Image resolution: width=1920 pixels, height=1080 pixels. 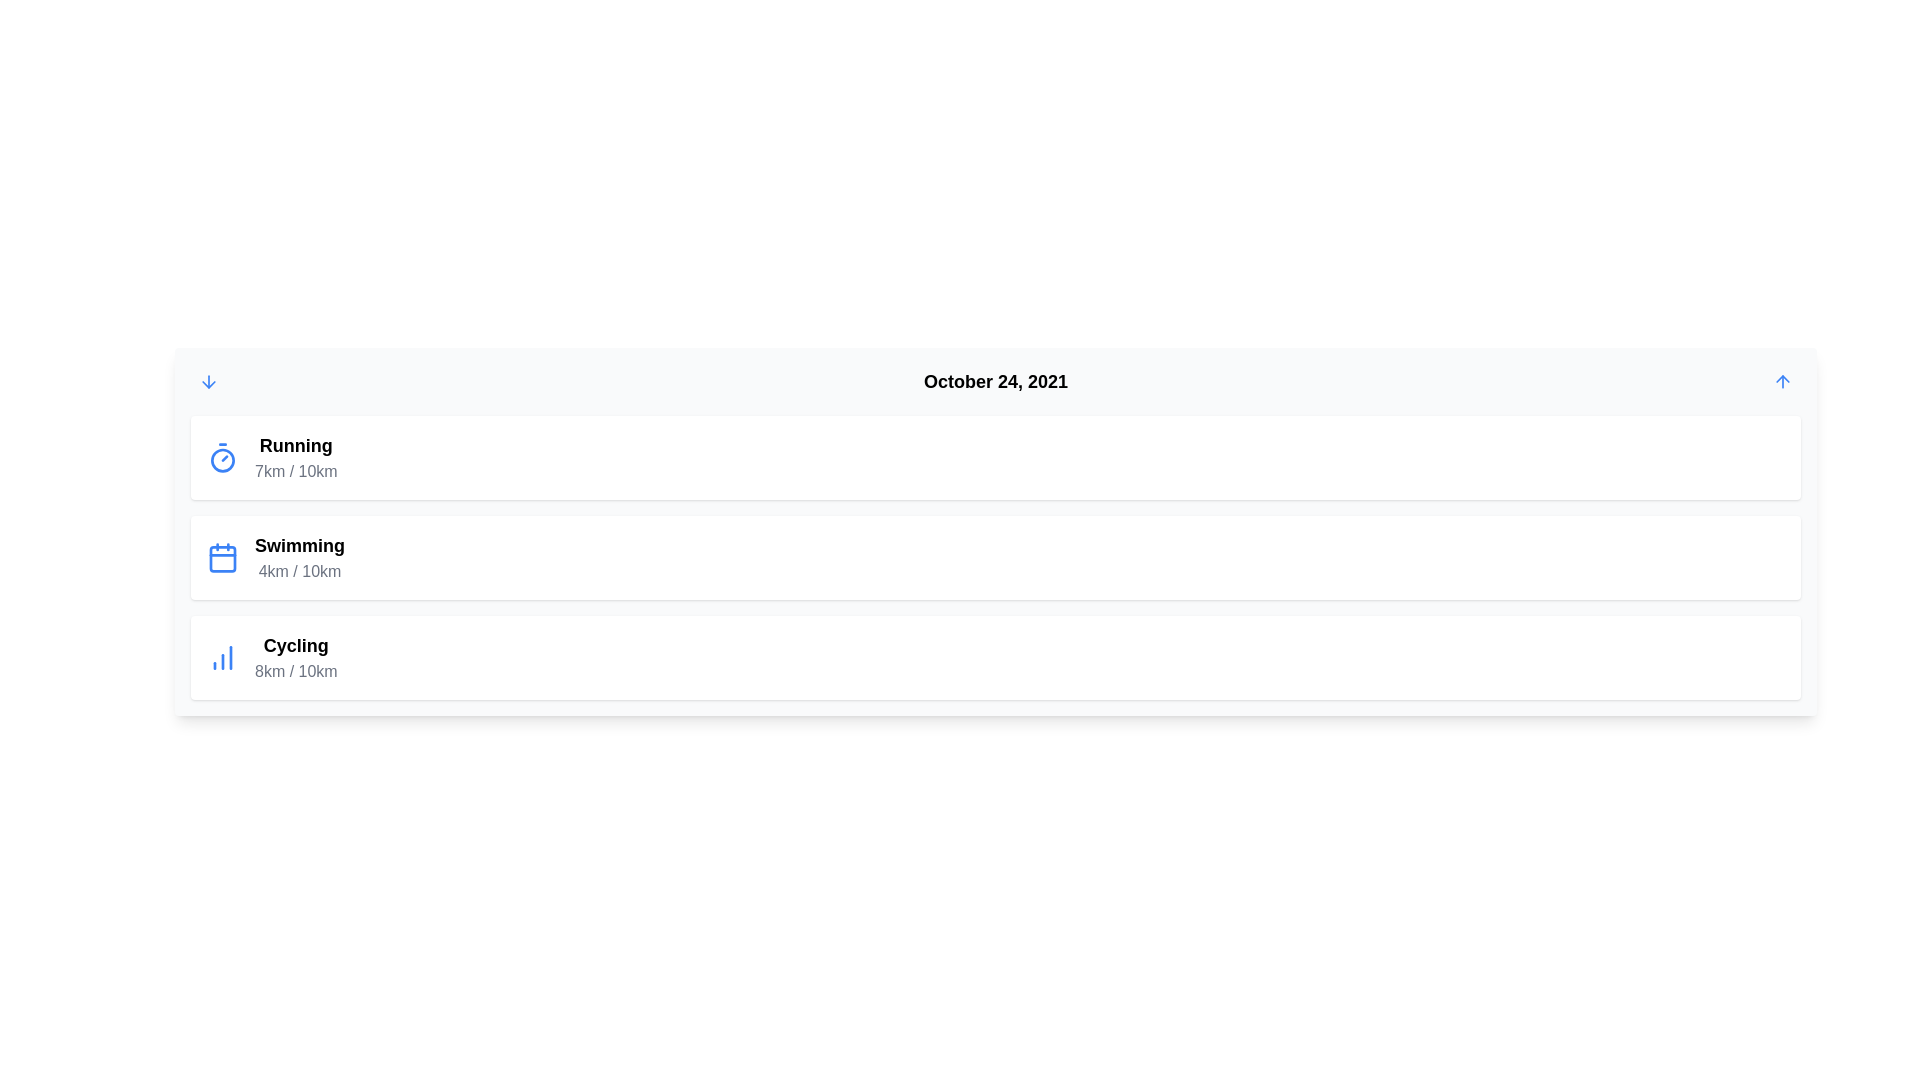 What do you see at coordinates (299, 546) in the screenshot?
I see `'Swimming' text label which serves as a title for the activity within the categorized list` at bounding box center [299, 546].